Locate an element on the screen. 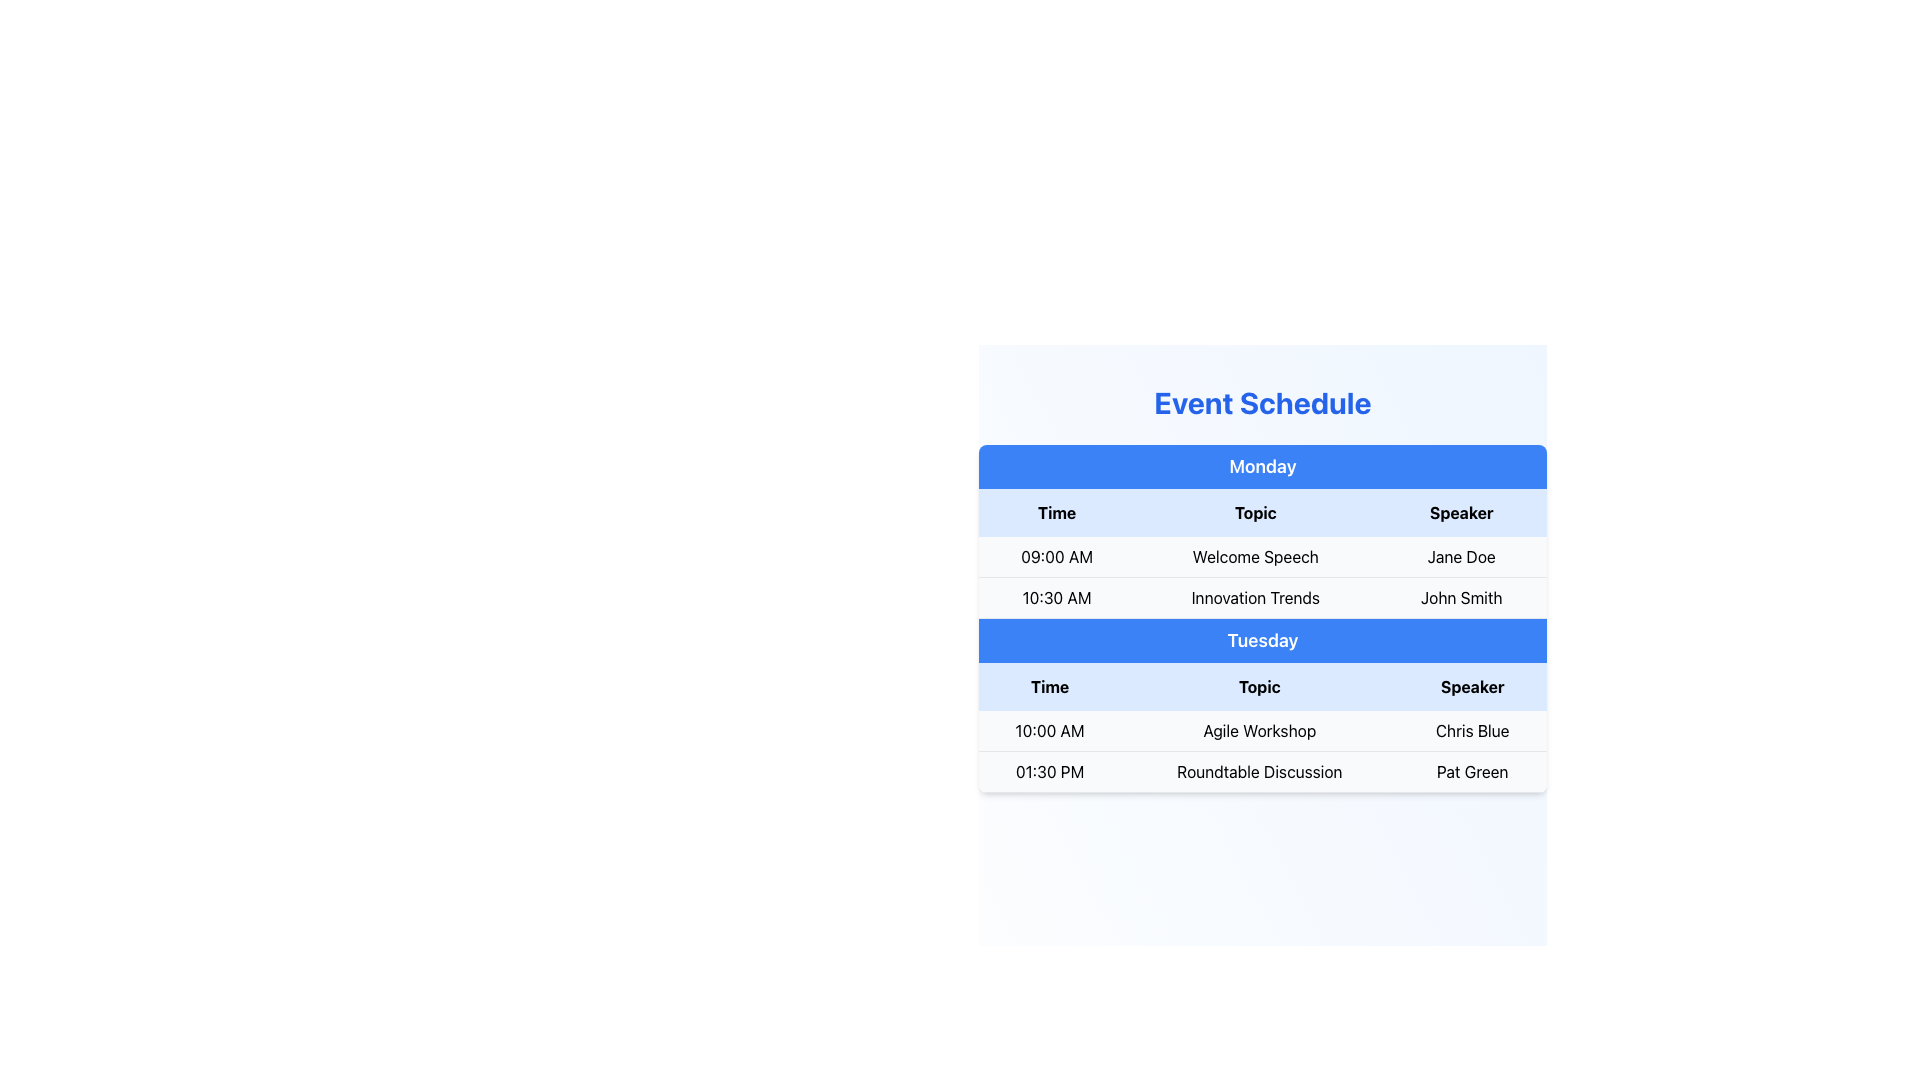 The image size is (1920, 1080). the static text label displaying 'Innovation Trends', which is centrally aligned in the 'Topic' column of the Monday schedule row, positioned between '10:30 AM' and 'John Smith' is located at coordinates (1254, 596).